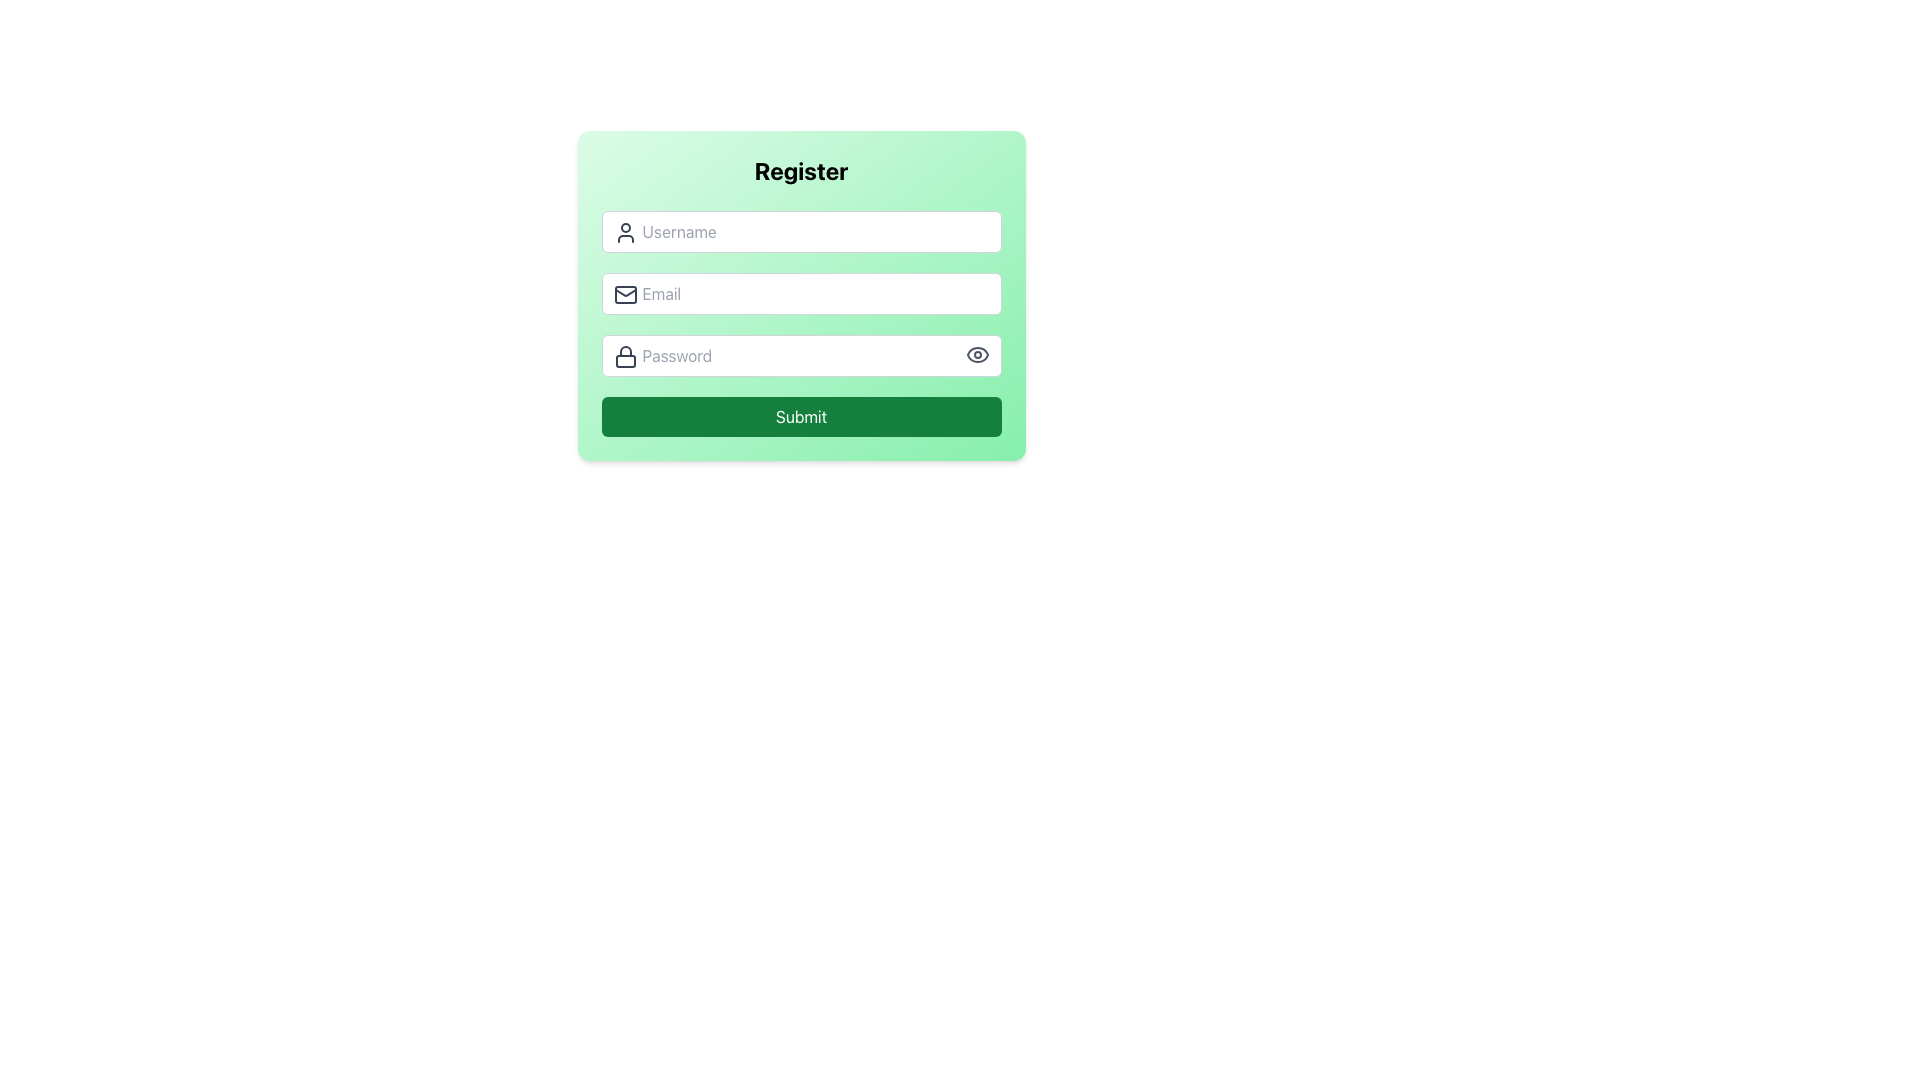 The image size is (1920, 1080). I want to click on the bottom part of the padlock icon, which is a small rectangle with rounded corners, located slightly above the password text field in the registration form, so click(624, 361).